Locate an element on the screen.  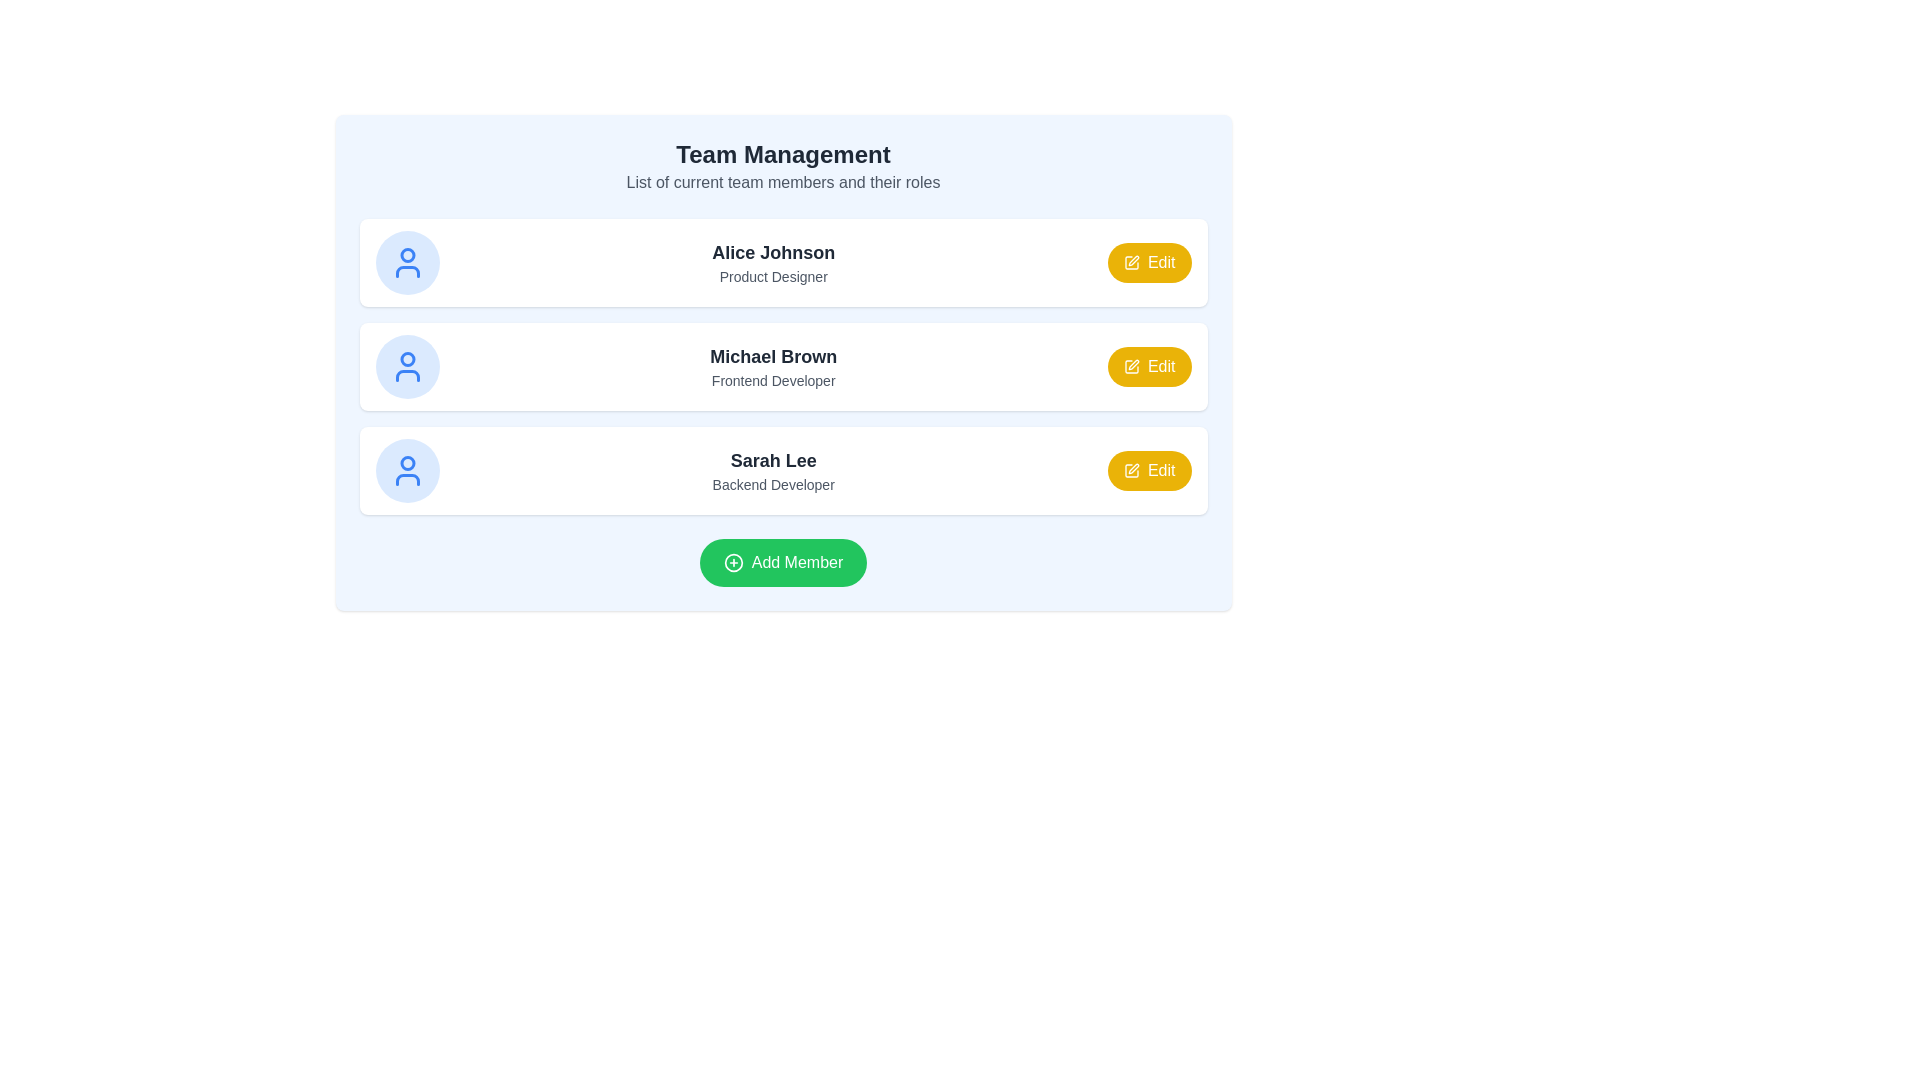
the text label displaying the title 'Product Designer' which is located directly below the name 'Alice Johnson' in the first user card is located at coordinates (772, 277).